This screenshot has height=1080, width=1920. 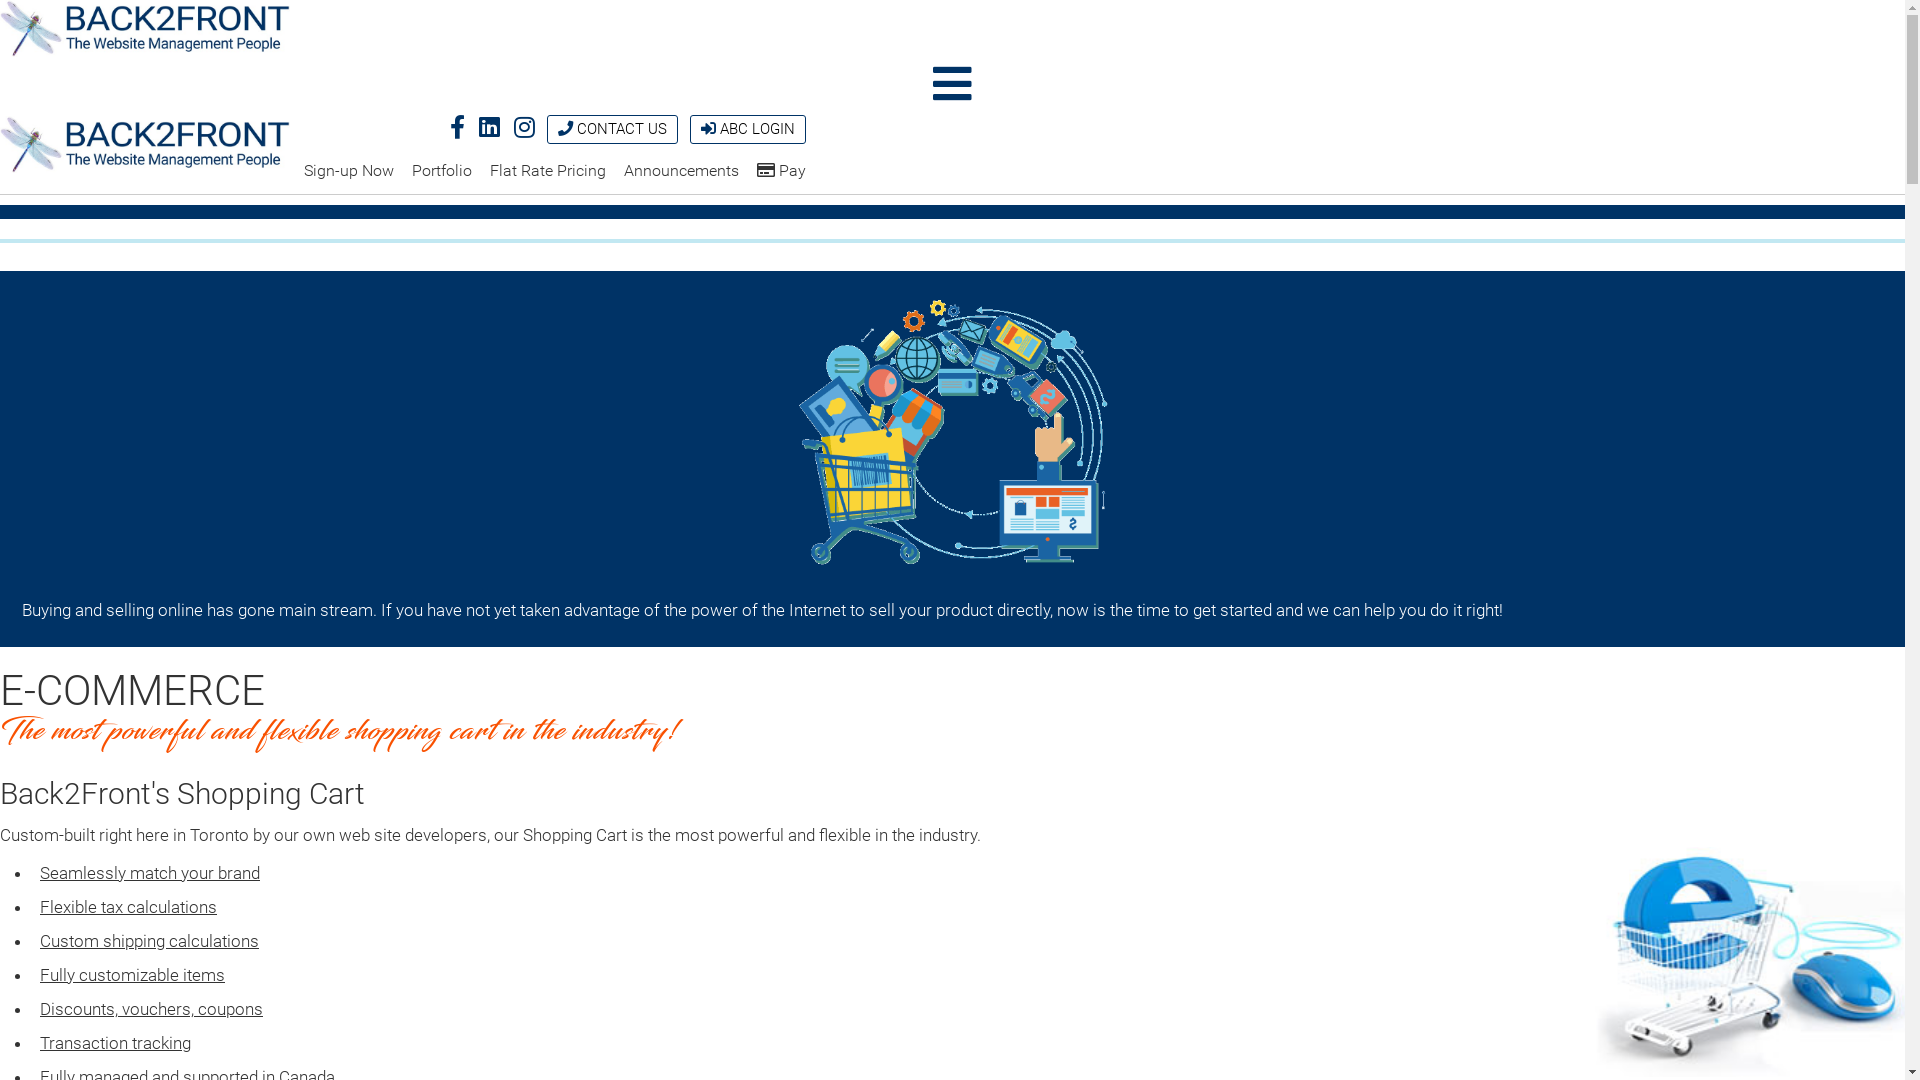 I want to click on 'Visit Us On LinkedIn', so click(x=489, y=127).